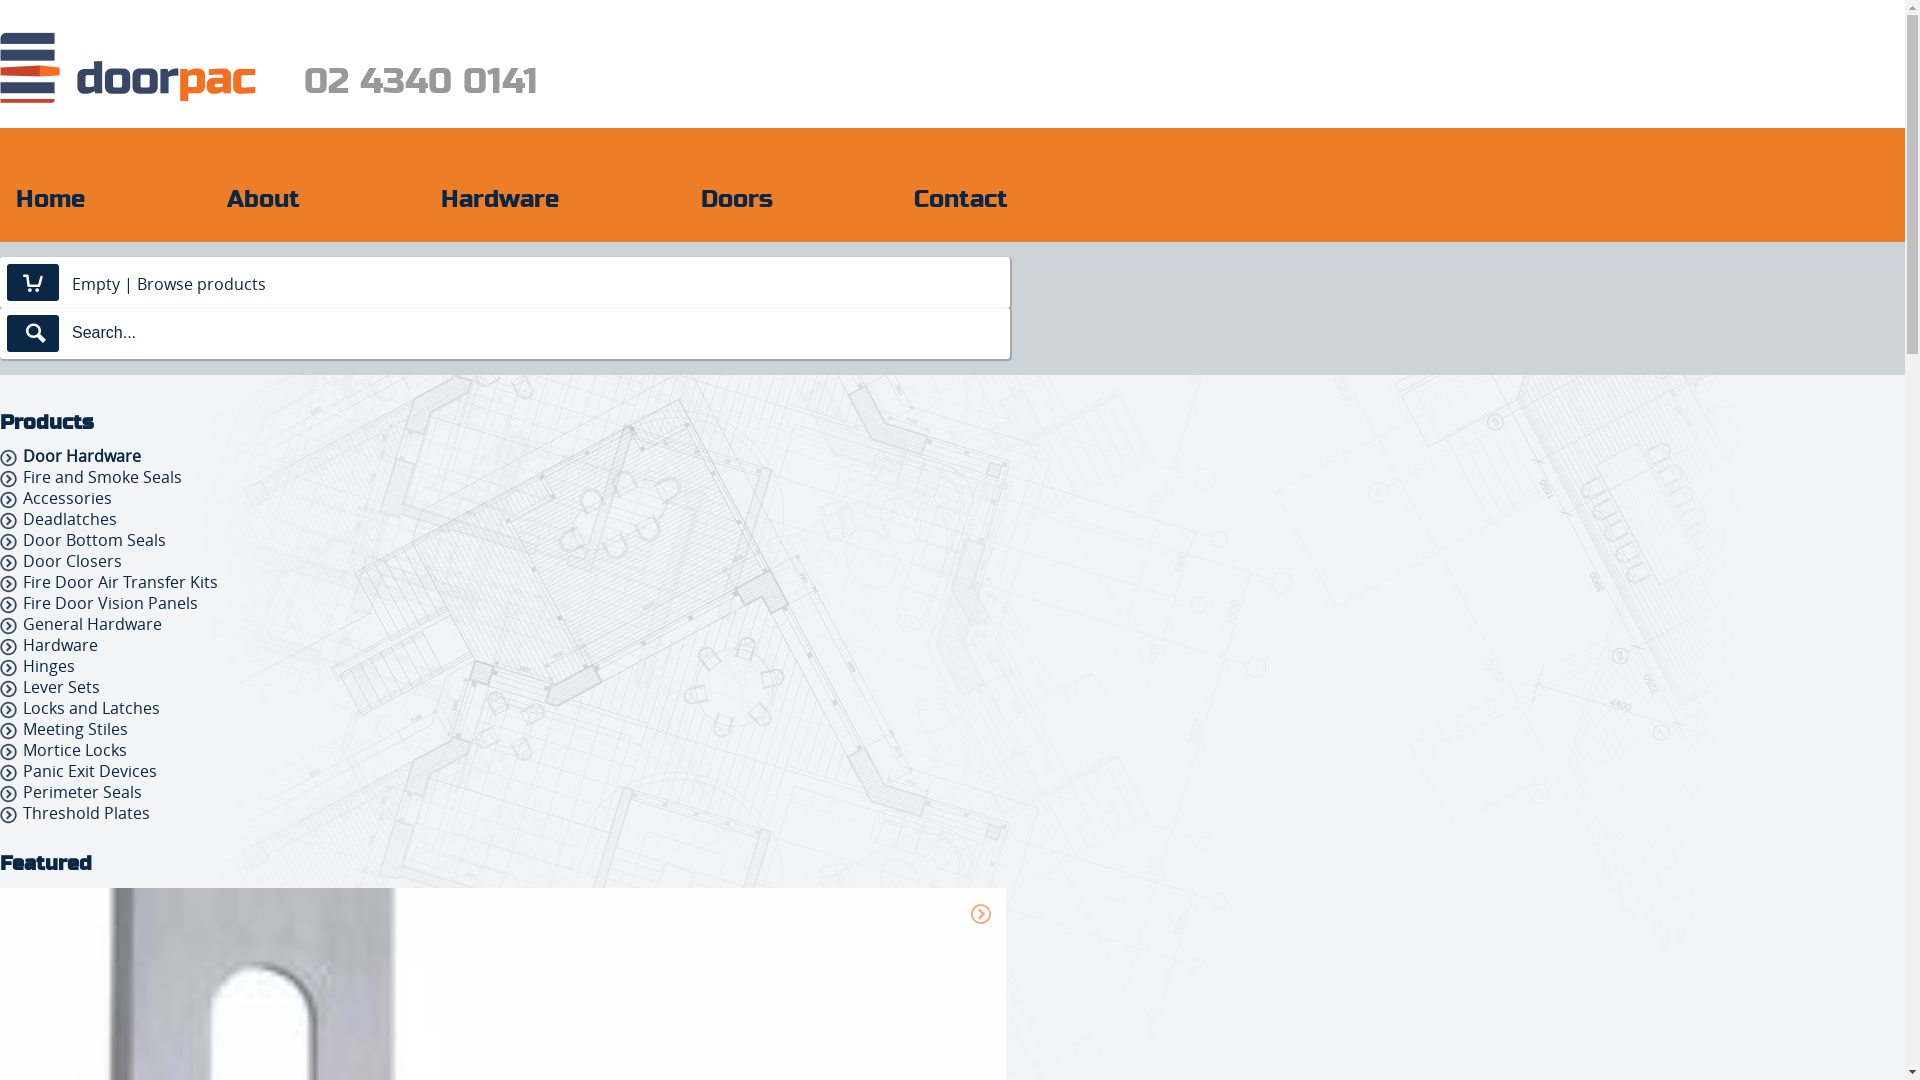 The width and height of the screenshot is (1920, 1080). What do you see at coordinates (127, 66) in the screenshot?
I see `'Doorpac'` at bounding box center [127, 66].